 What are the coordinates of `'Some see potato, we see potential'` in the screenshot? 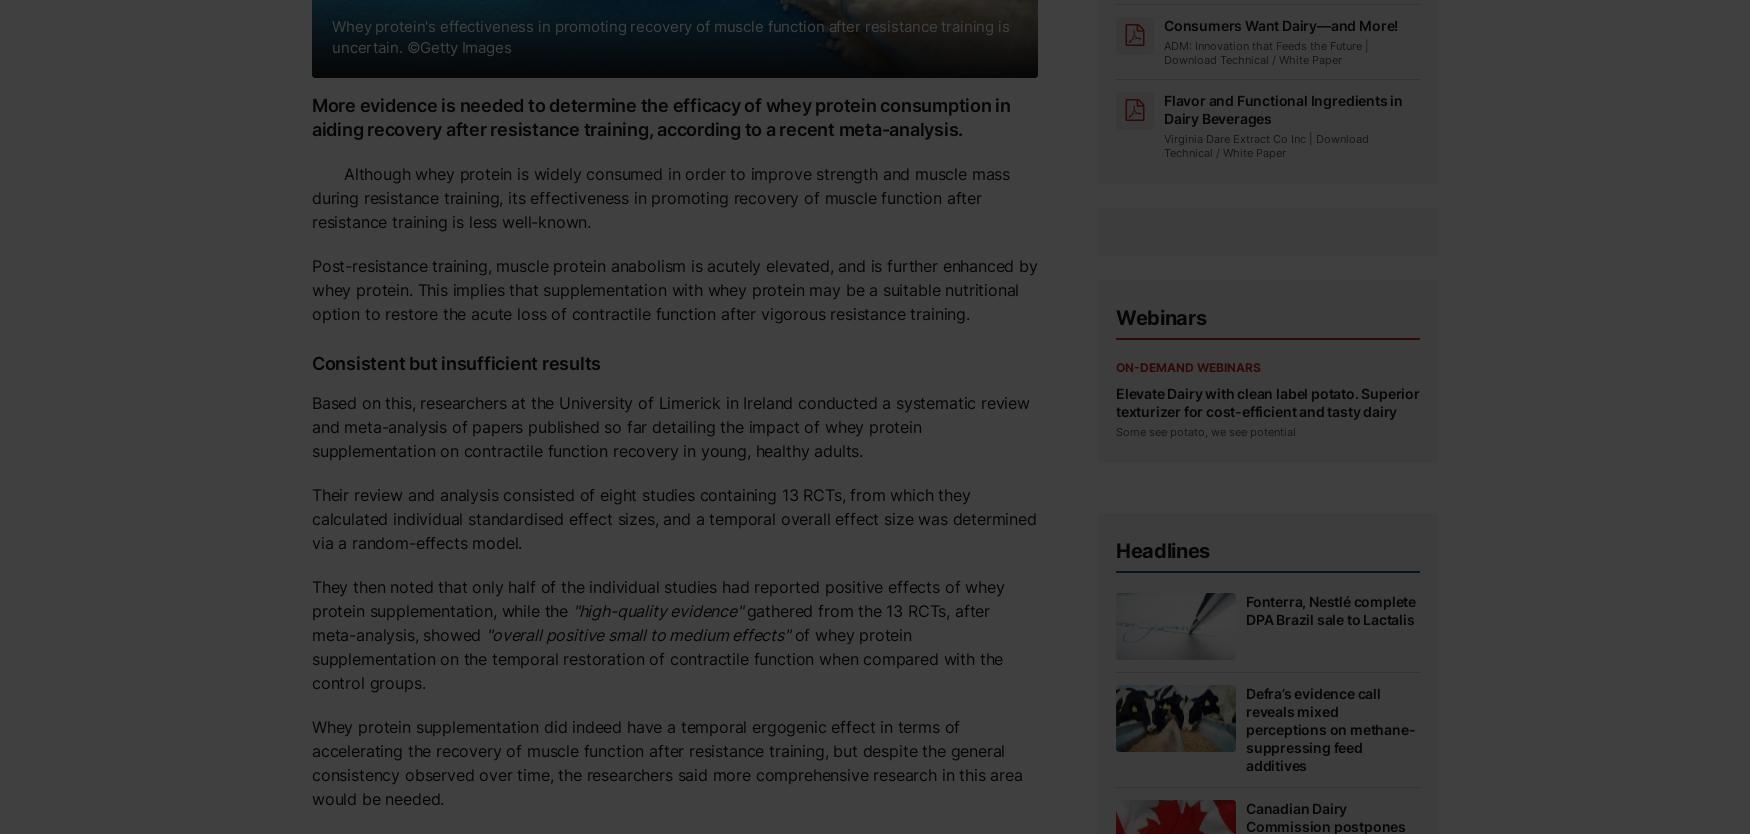 It's located at (1205, 432).